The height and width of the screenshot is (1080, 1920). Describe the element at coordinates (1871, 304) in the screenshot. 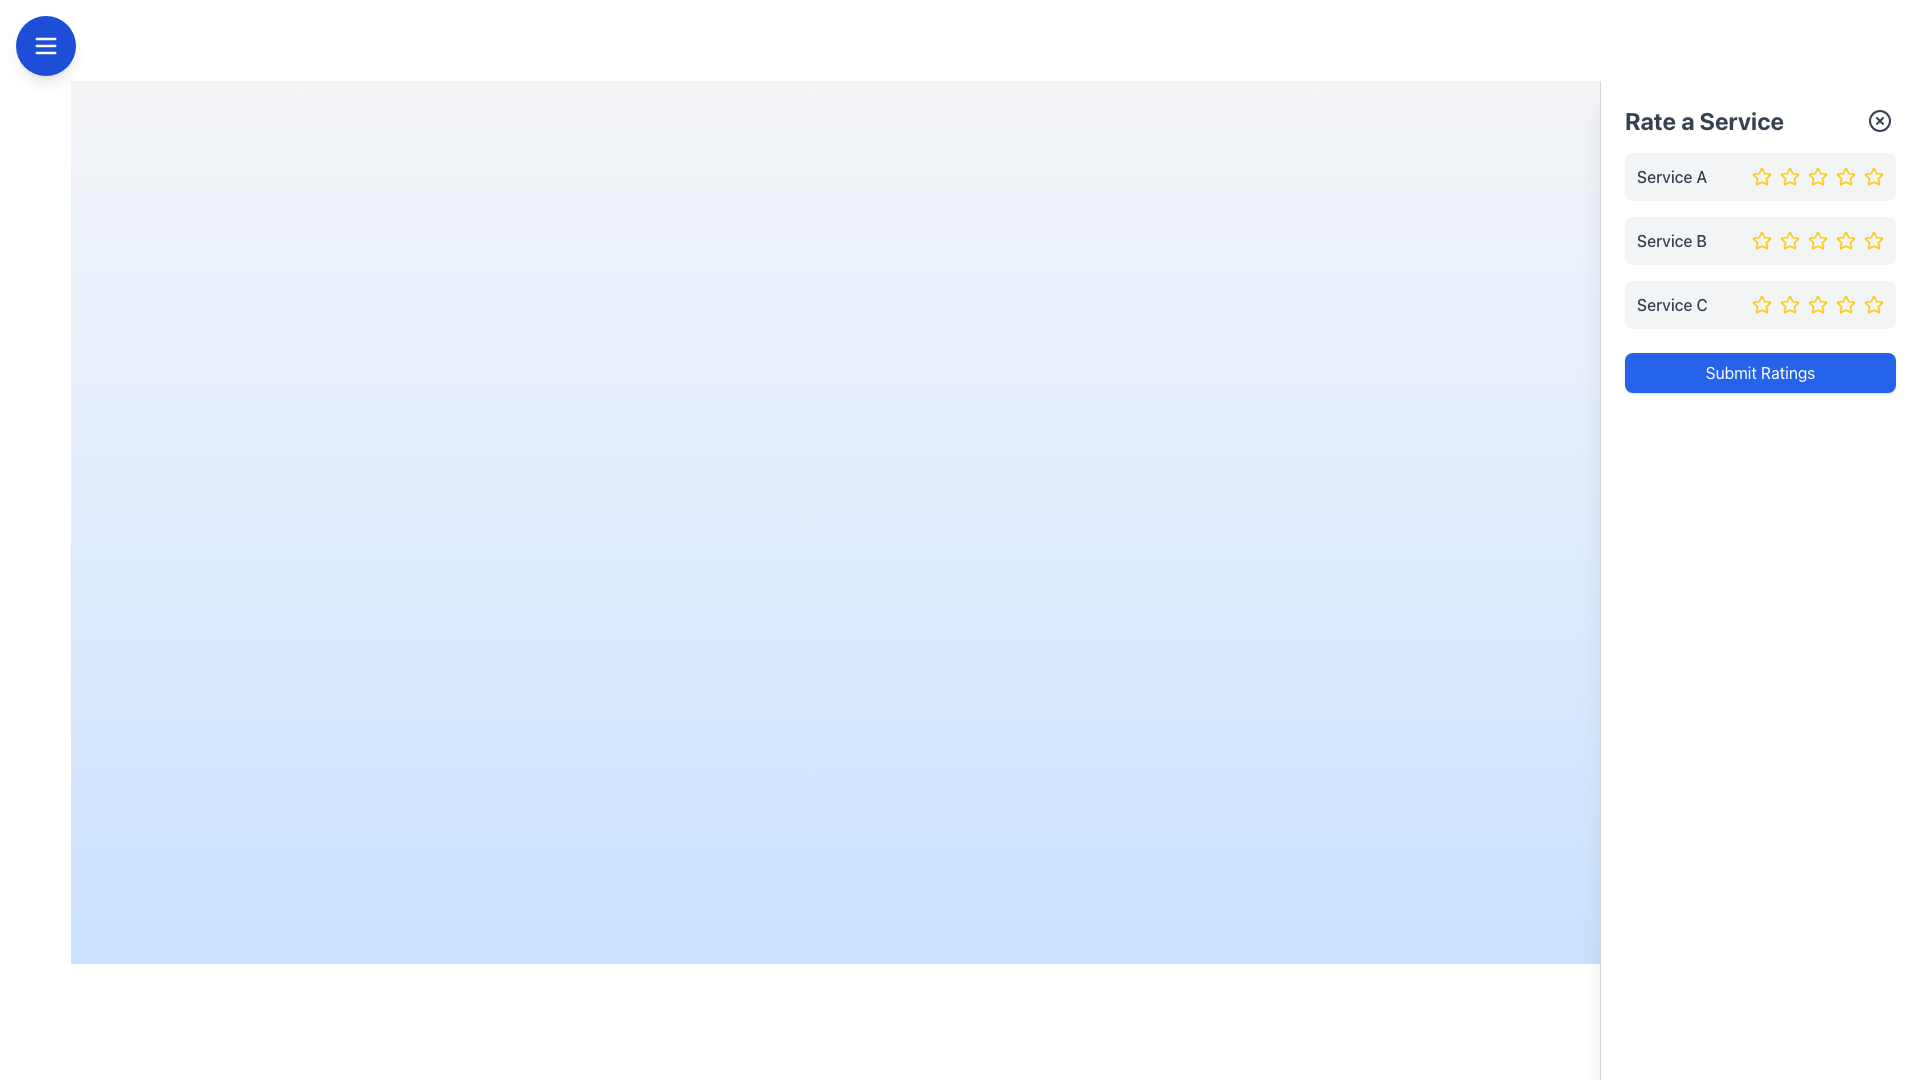

I see `the fifth rating star icon` at that location.